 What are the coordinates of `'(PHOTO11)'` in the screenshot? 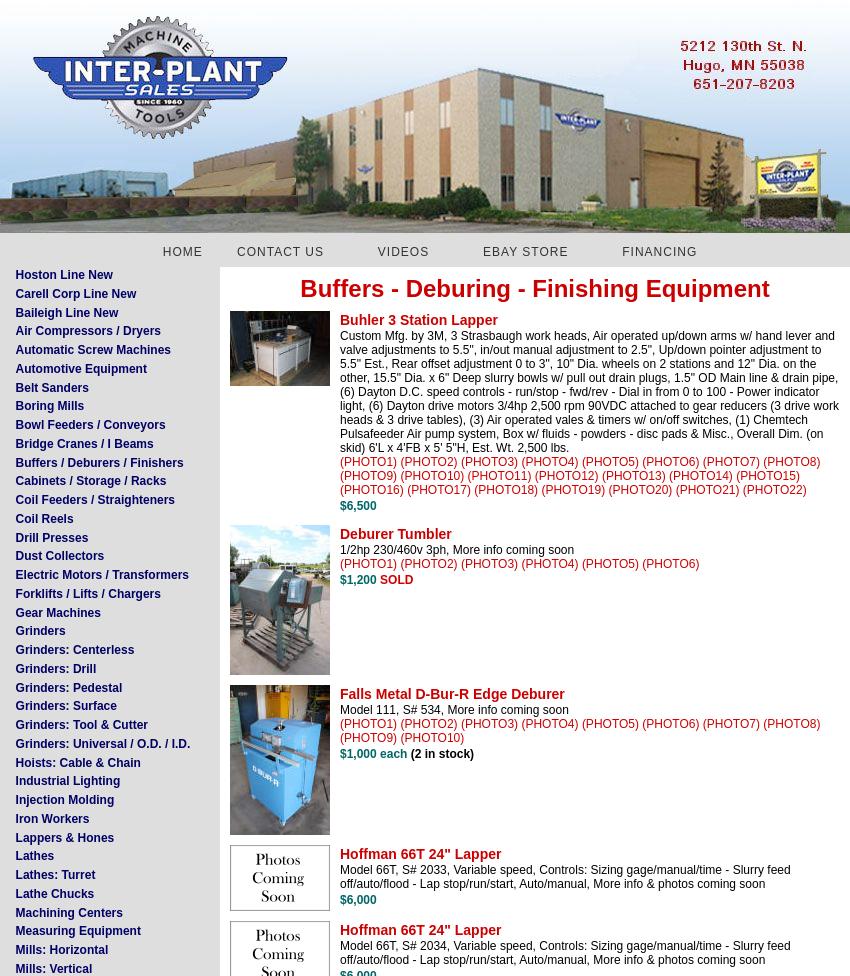 It's located at (499, 474).